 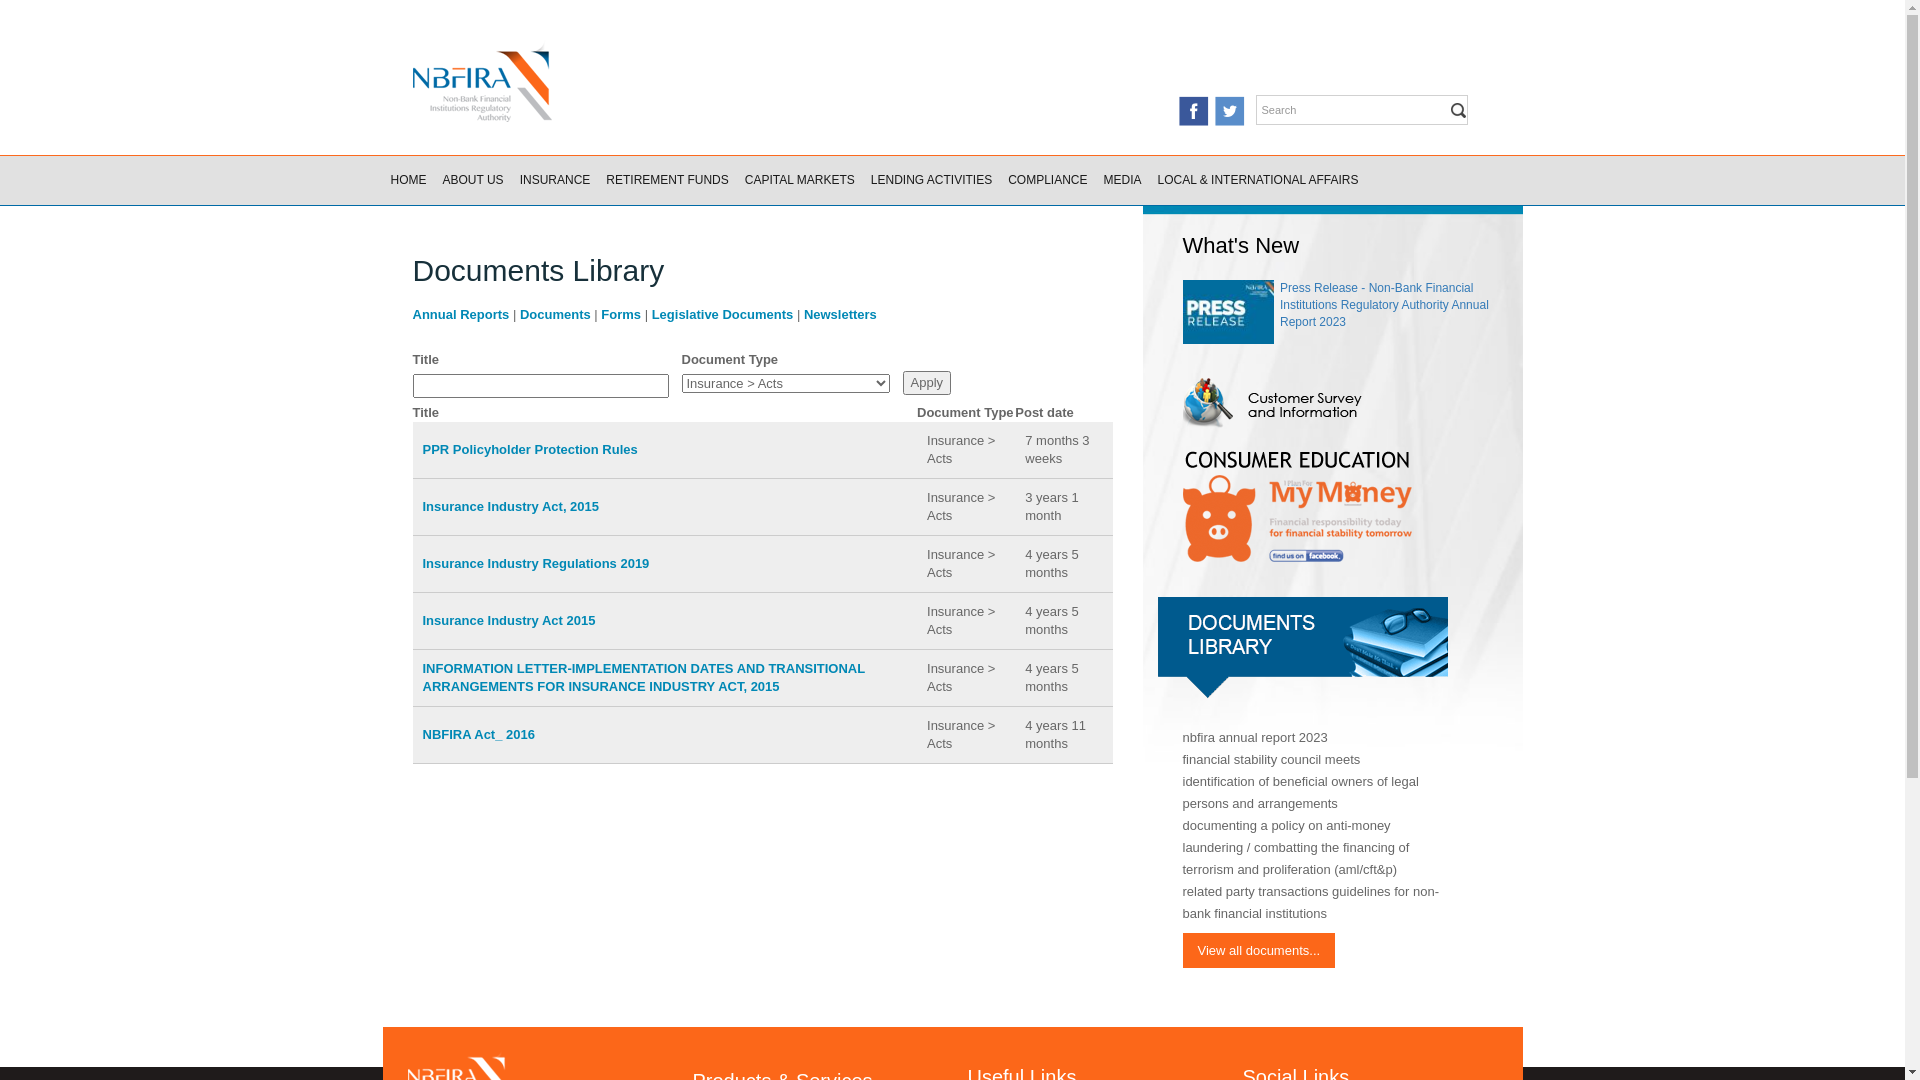 I want to click on 'Enter the terms you wish to search for.', so click(x=1354, y=110).